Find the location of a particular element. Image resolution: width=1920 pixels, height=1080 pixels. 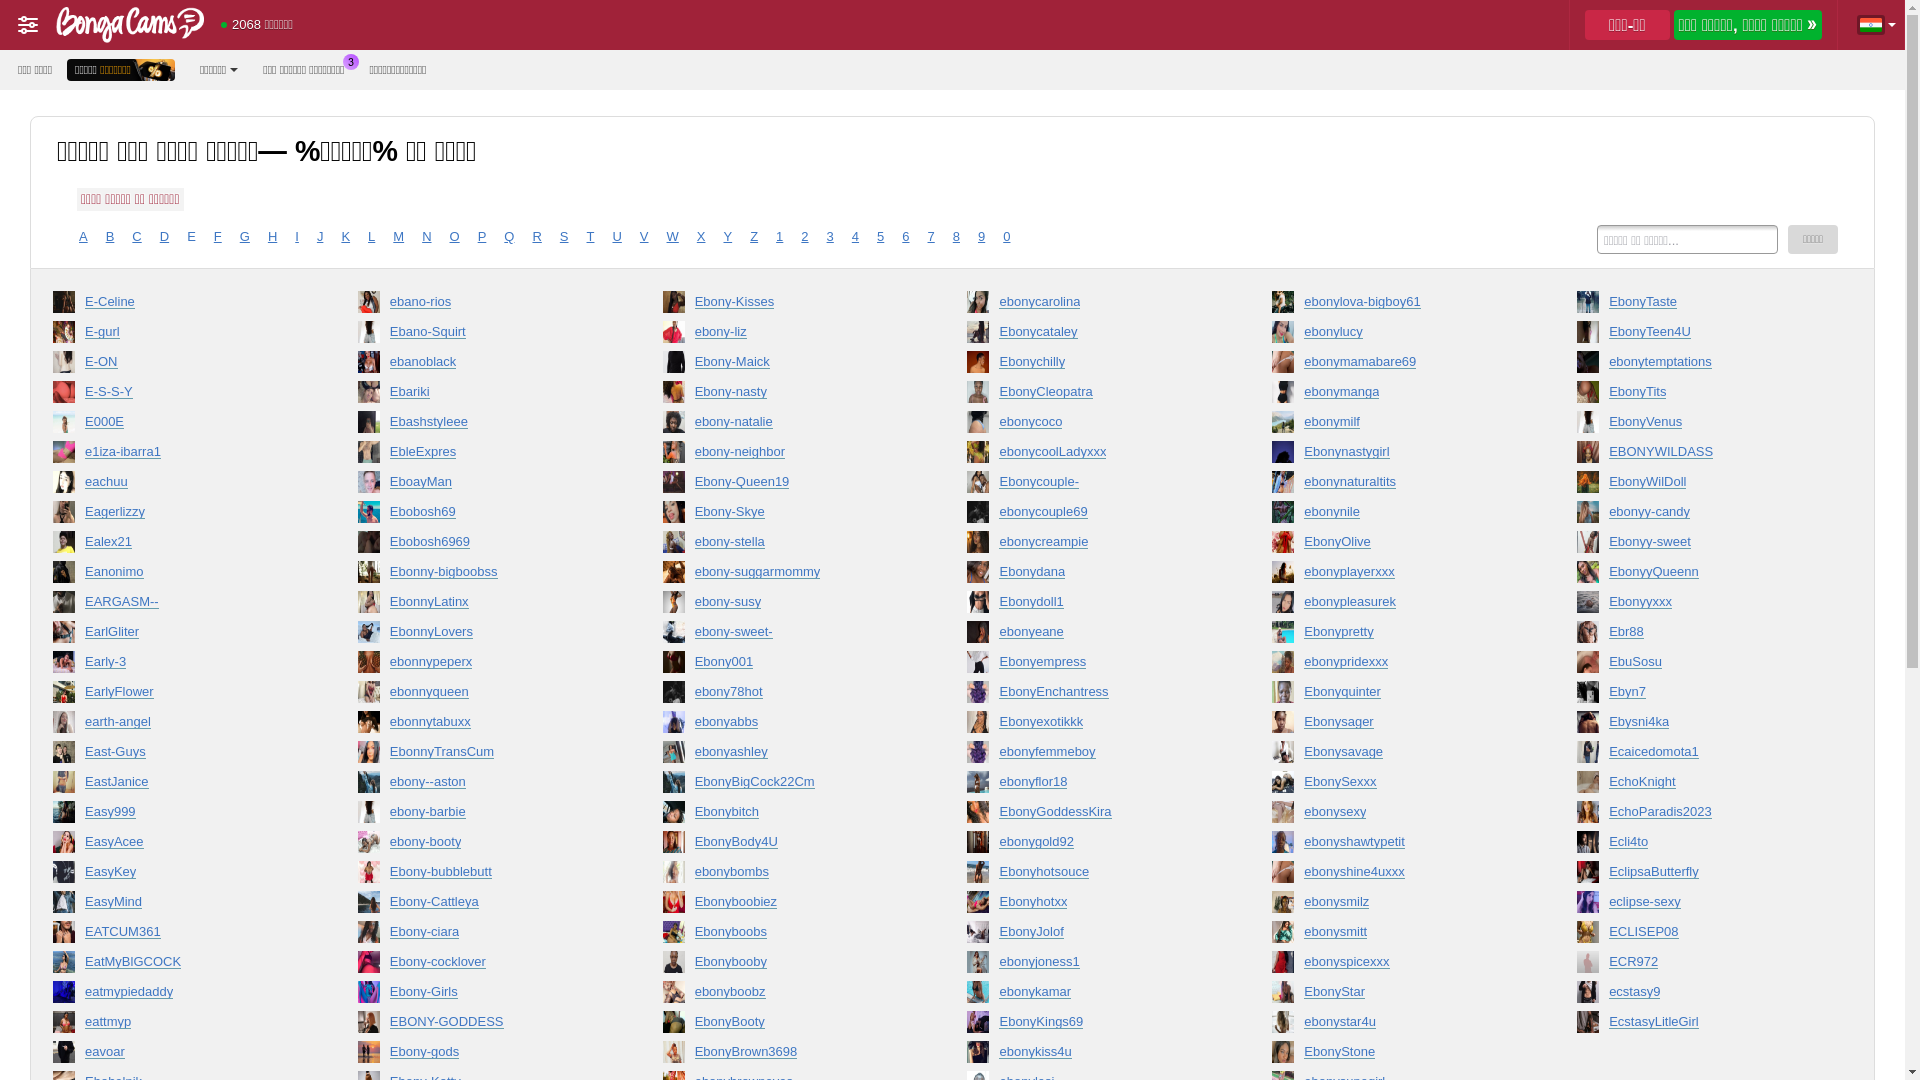

'ebony-natalie' is located at coordinates (786, 424).